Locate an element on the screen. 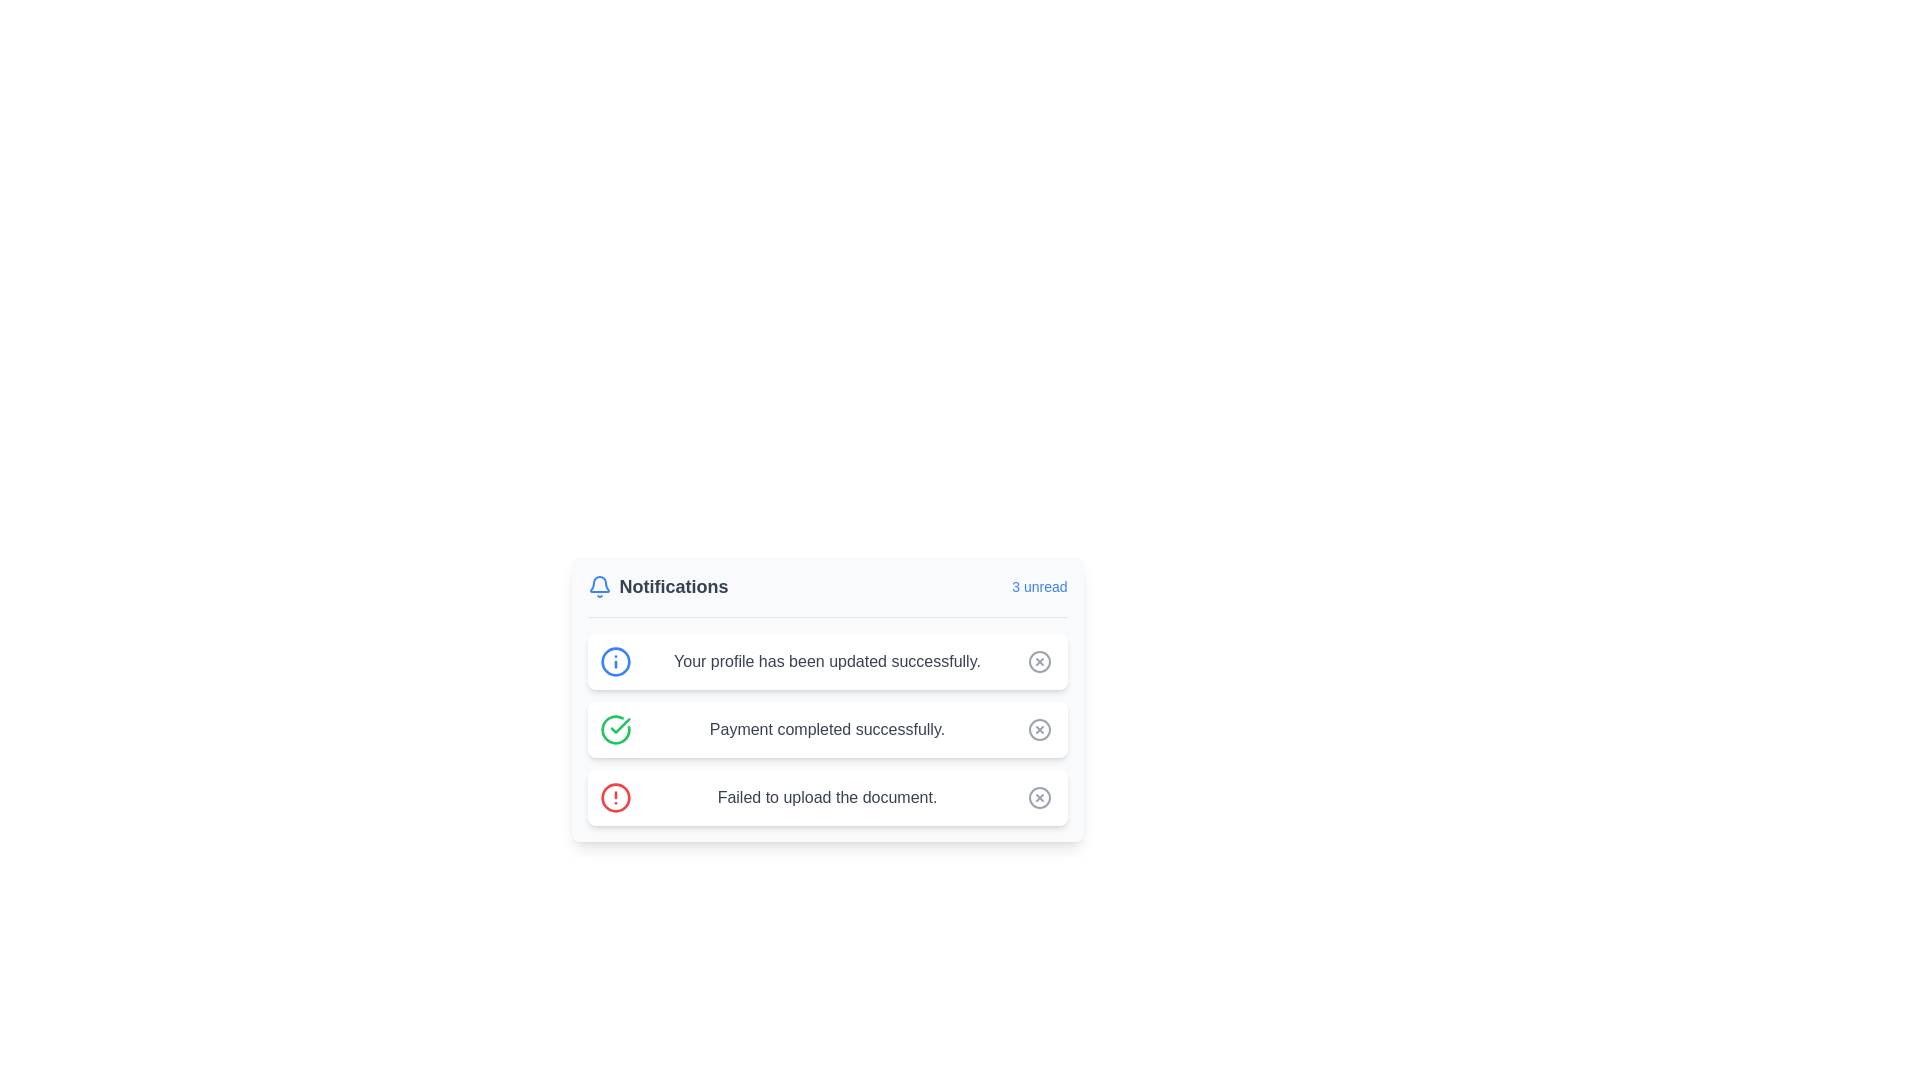 The width and height of the screenshot is (1920, 1080). the dismissal button located at the far right of the bottom row in the notification panel is located at coordinates (1039, 797).